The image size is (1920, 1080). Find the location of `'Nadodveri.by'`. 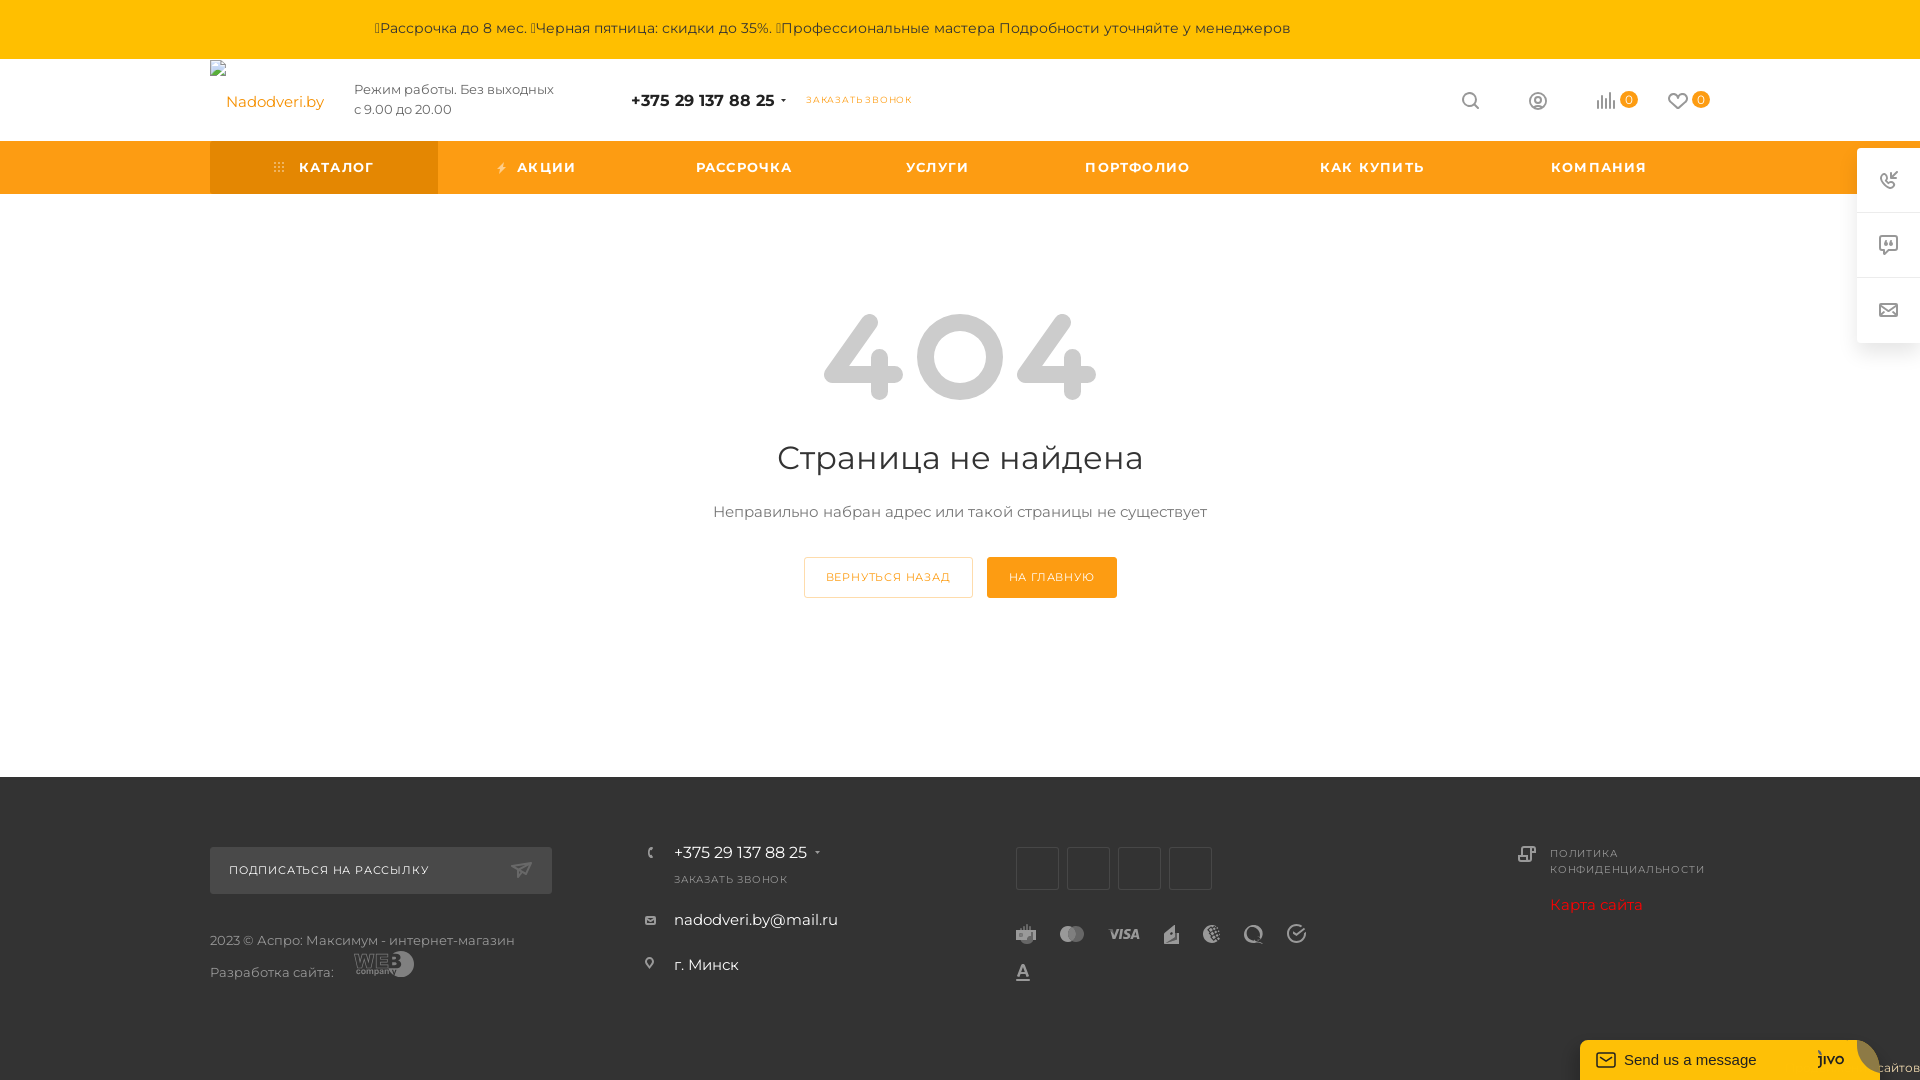

'Nadodveri.by' is located at coordinates (210, 100).